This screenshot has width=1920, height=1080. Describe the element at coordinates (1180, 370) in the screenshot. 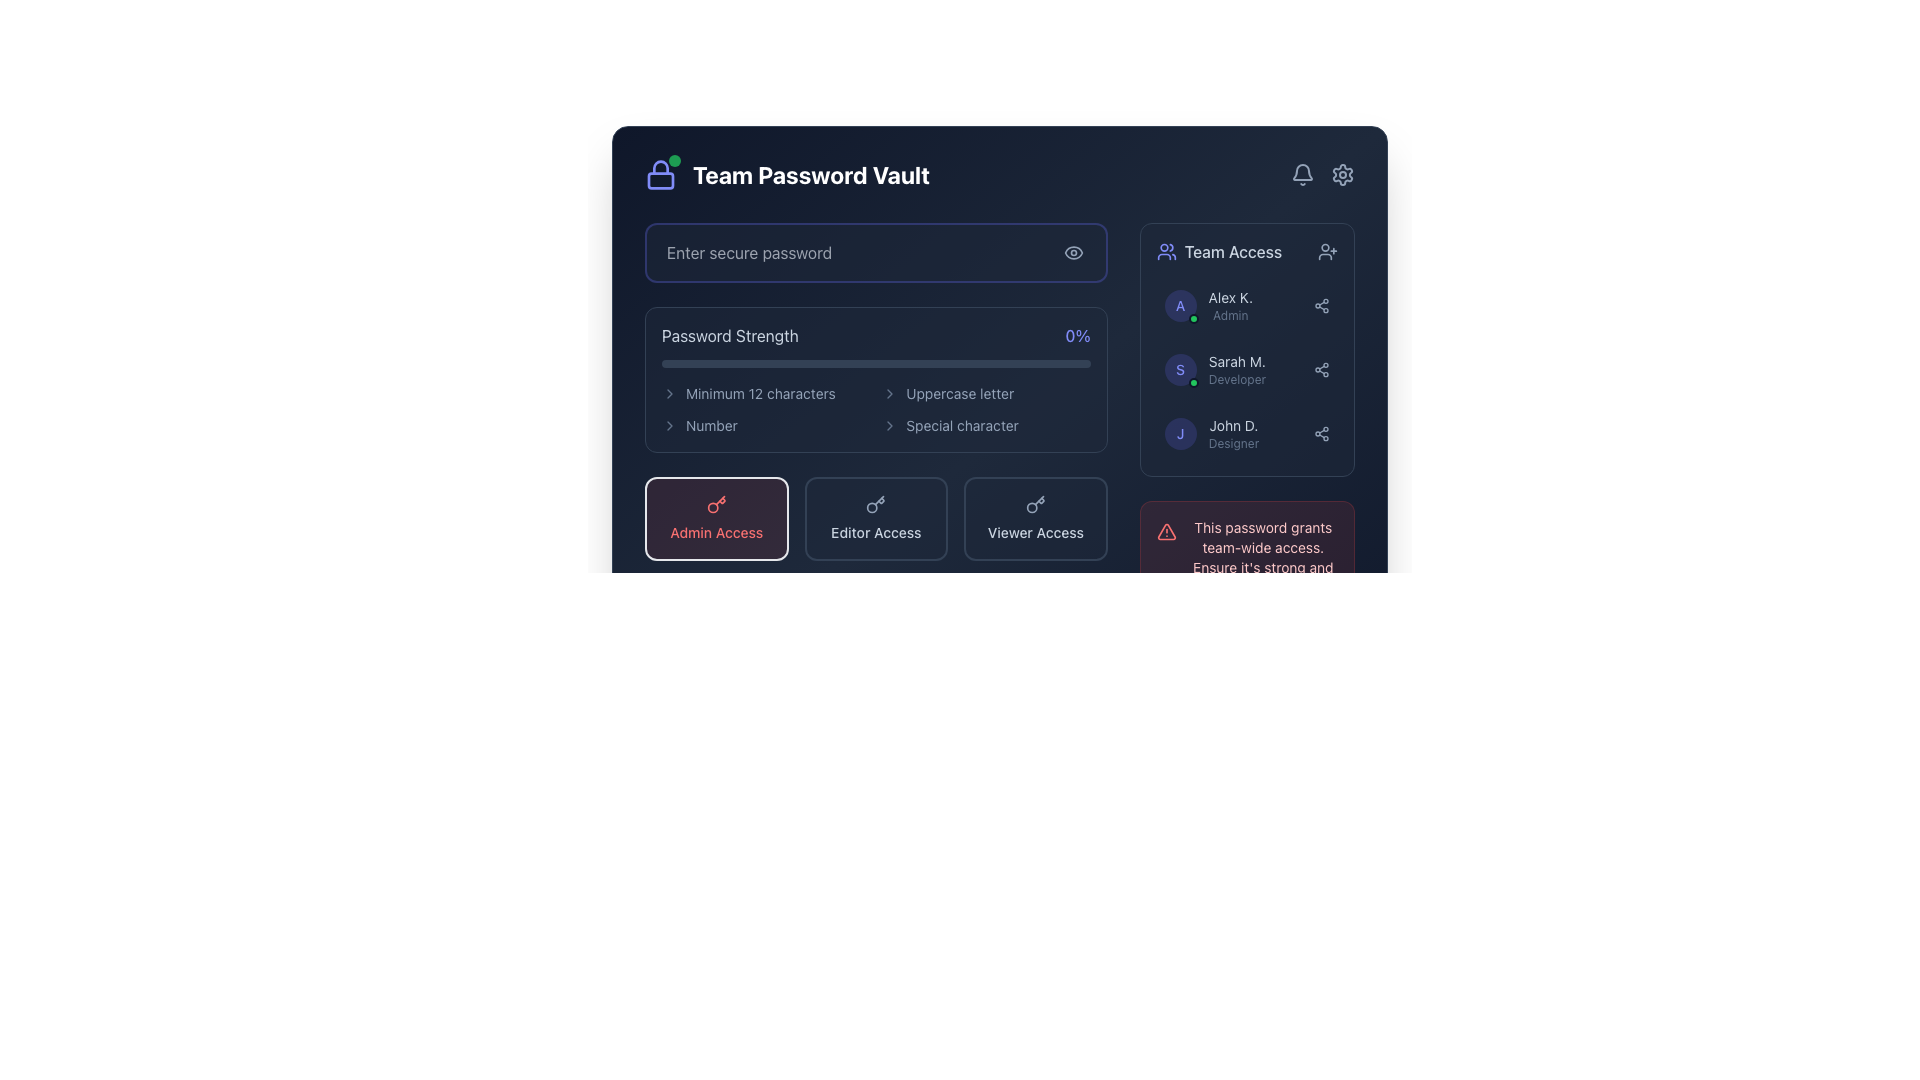

I see `Profile Badge for user 'Sarah M.' located in the 'Team Access' section, positioned between 'Alex K.' and 'John D.'` at that location.